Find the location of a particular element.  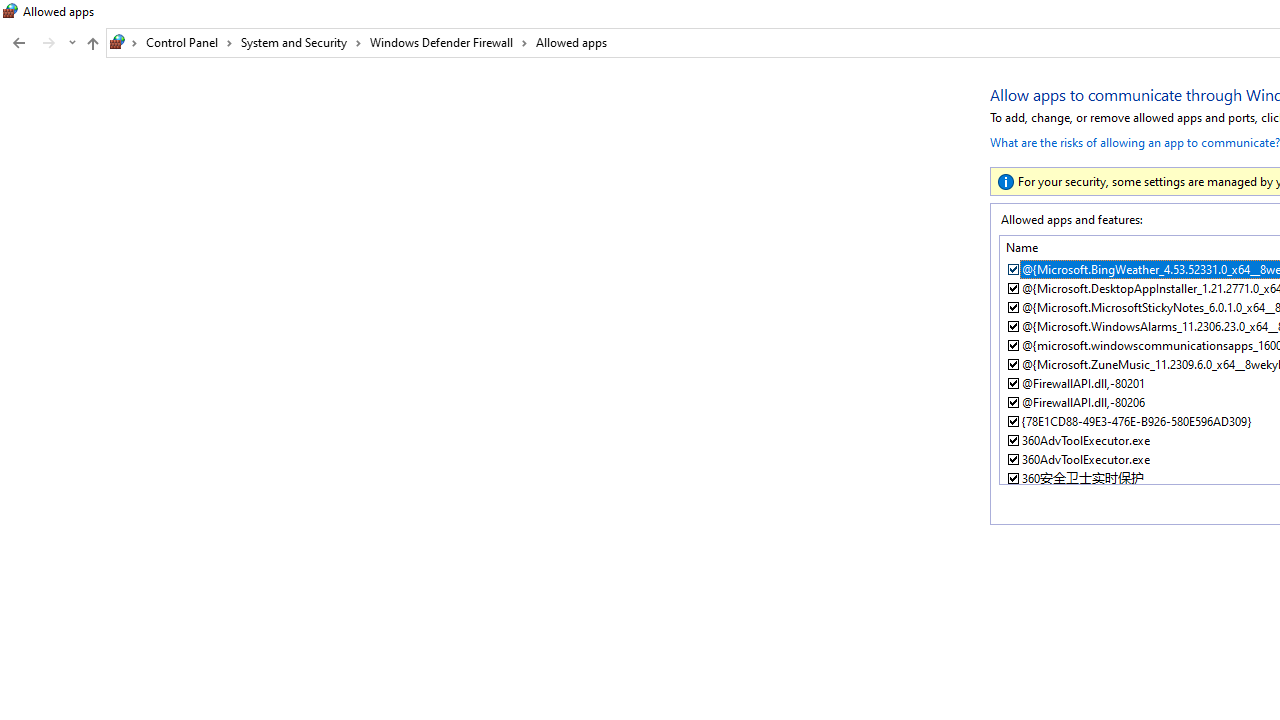

'System' is located at coordinates (10, 11).